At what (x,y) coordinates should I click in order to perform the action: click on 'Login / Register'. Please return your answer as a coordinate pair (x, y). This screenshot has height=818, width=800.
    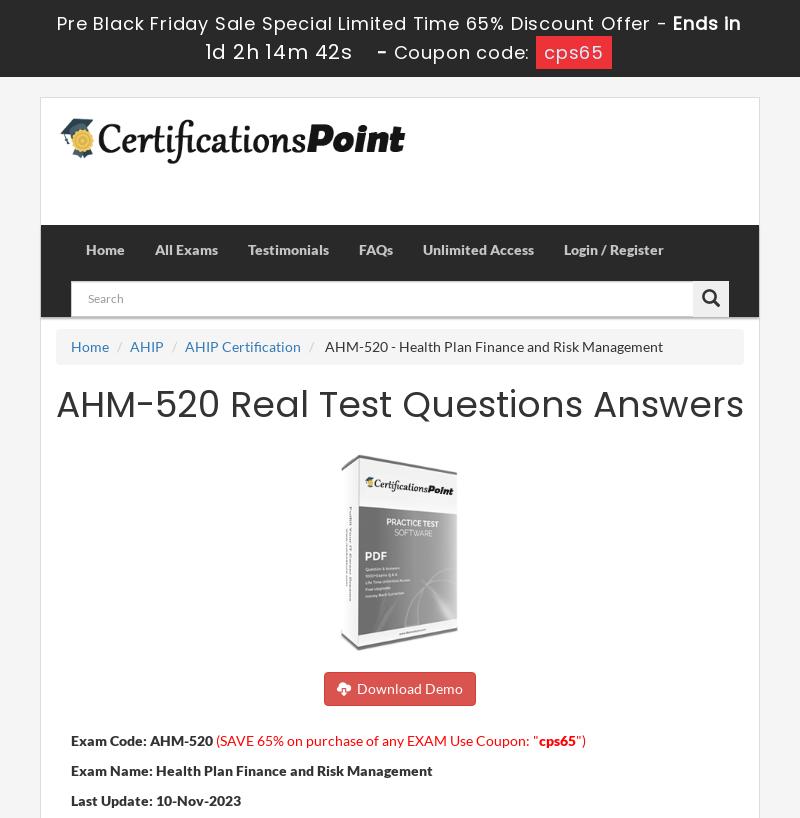
    Looking at the image, I should click on (614, 248).